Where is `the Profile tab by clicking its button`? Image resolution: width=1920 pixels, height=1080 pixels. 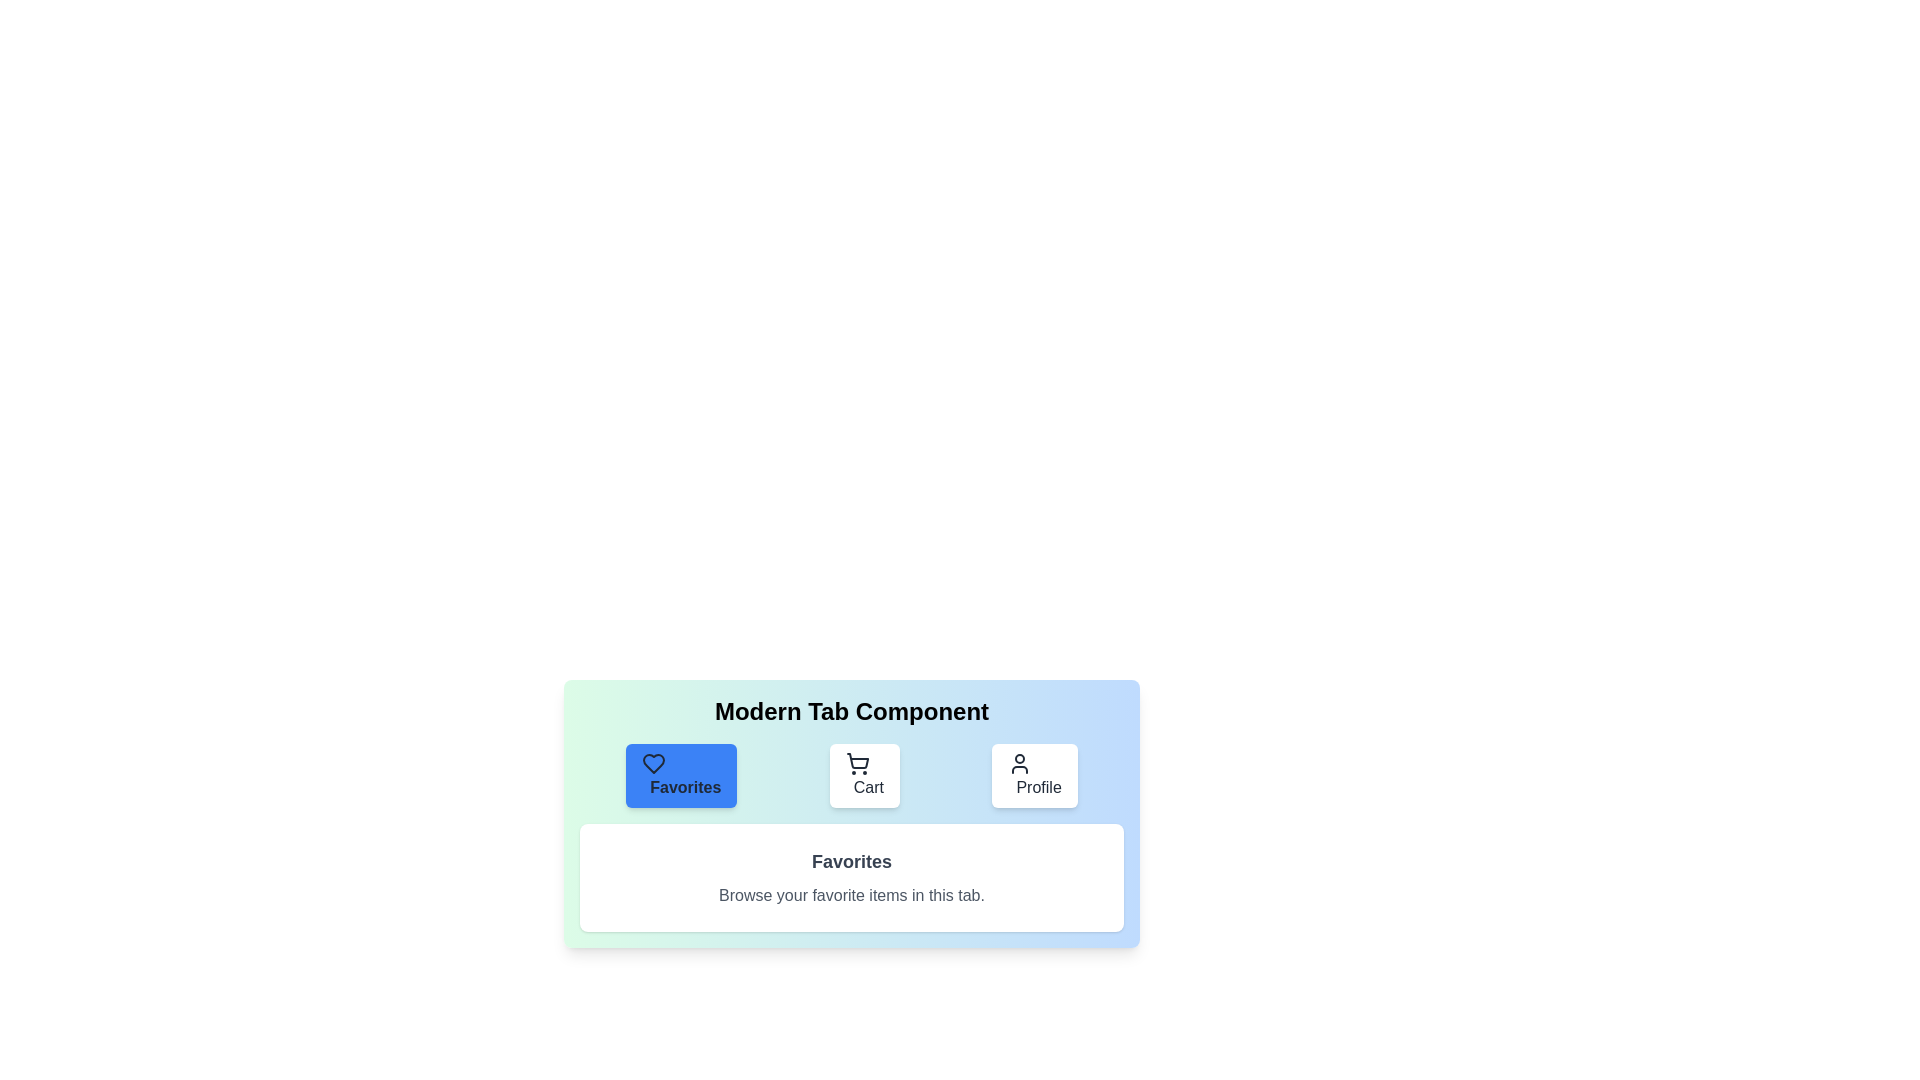
the Profile tab by clicking its button is located at coordinates (1035, 774).